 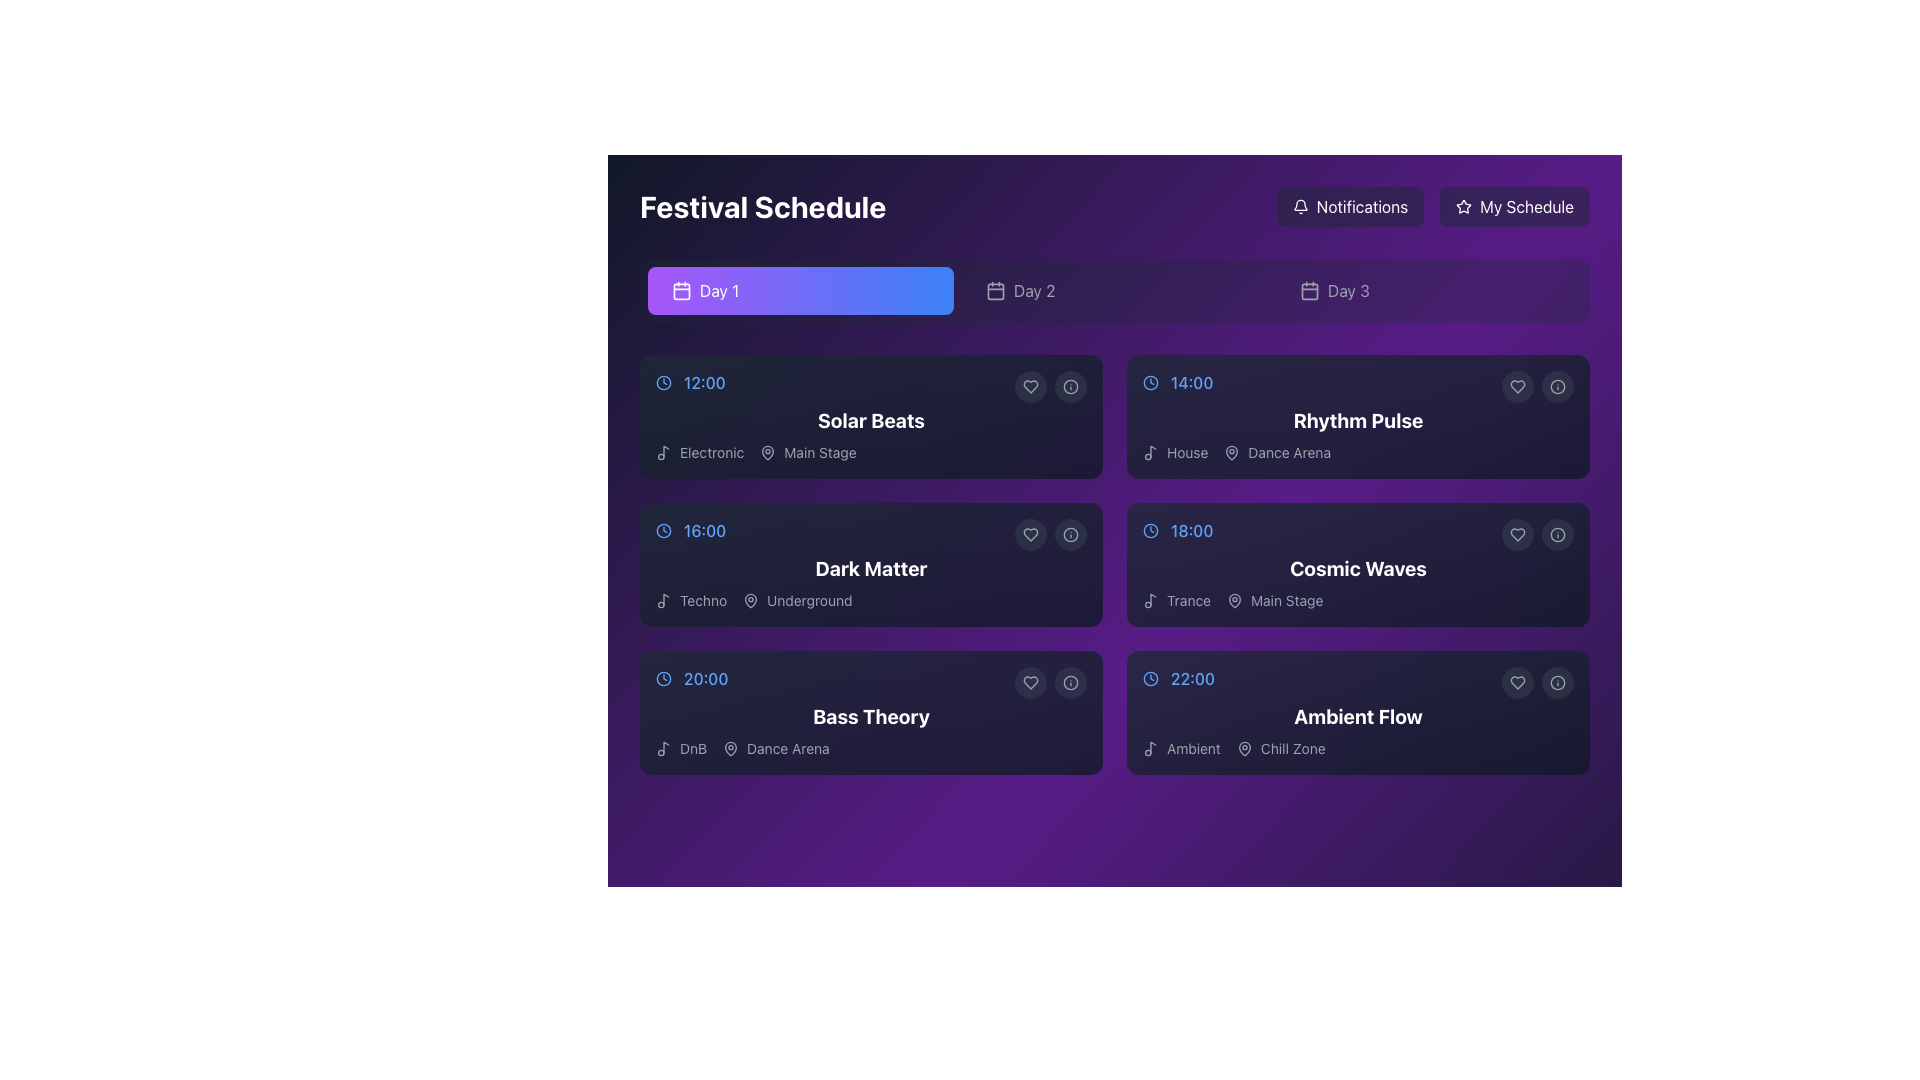 I want to click on the musical note icon located in the bottom-right card labeled 'Ambient Flow', positioned to the left of the text 'Ambient', for information, so click(x=1151, y=748).